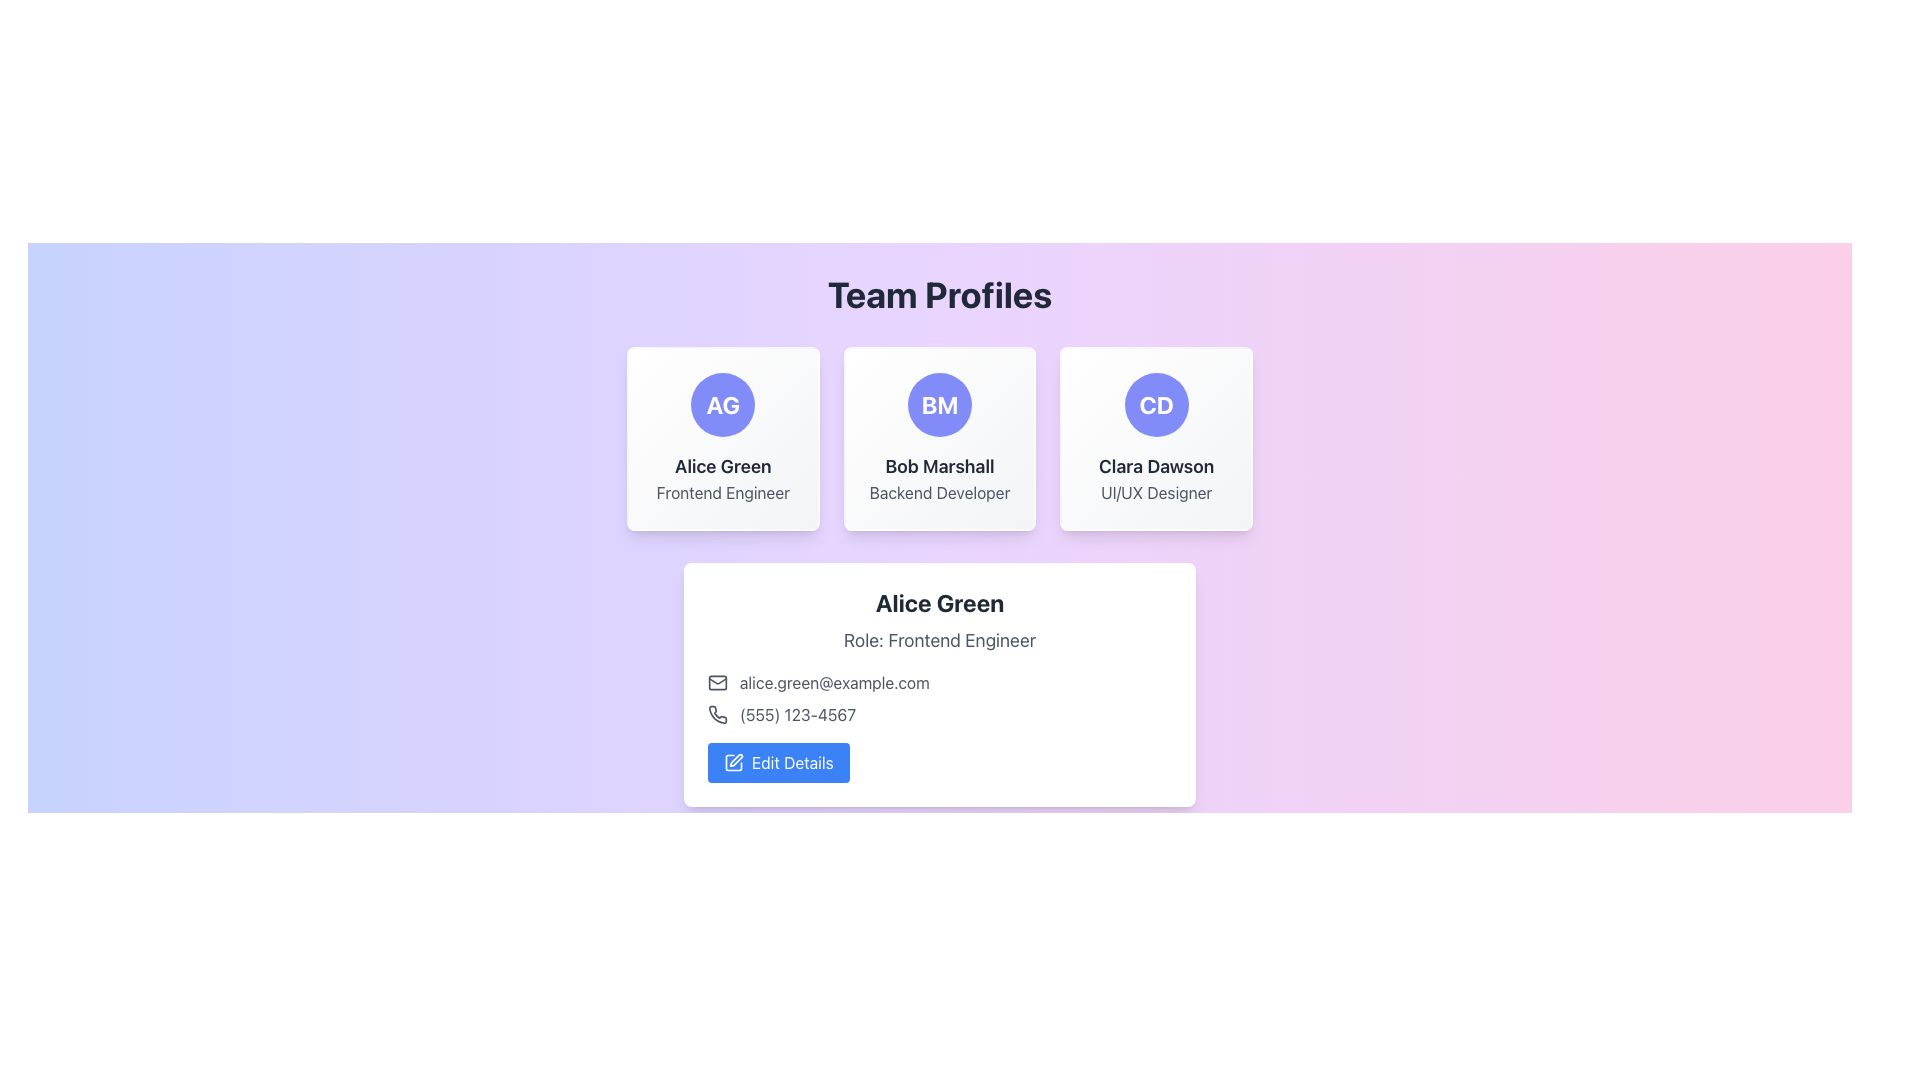 The width and height of the screenshot is (1920, 1080). What do you see at coordinates (718, 713) in the screenshot?
I see `the phone icon, which is a minimalistic gray icon located to the left of the text '(555) 123-4567' in the contact information section for Alice Green` at bounding box center [718, 713].